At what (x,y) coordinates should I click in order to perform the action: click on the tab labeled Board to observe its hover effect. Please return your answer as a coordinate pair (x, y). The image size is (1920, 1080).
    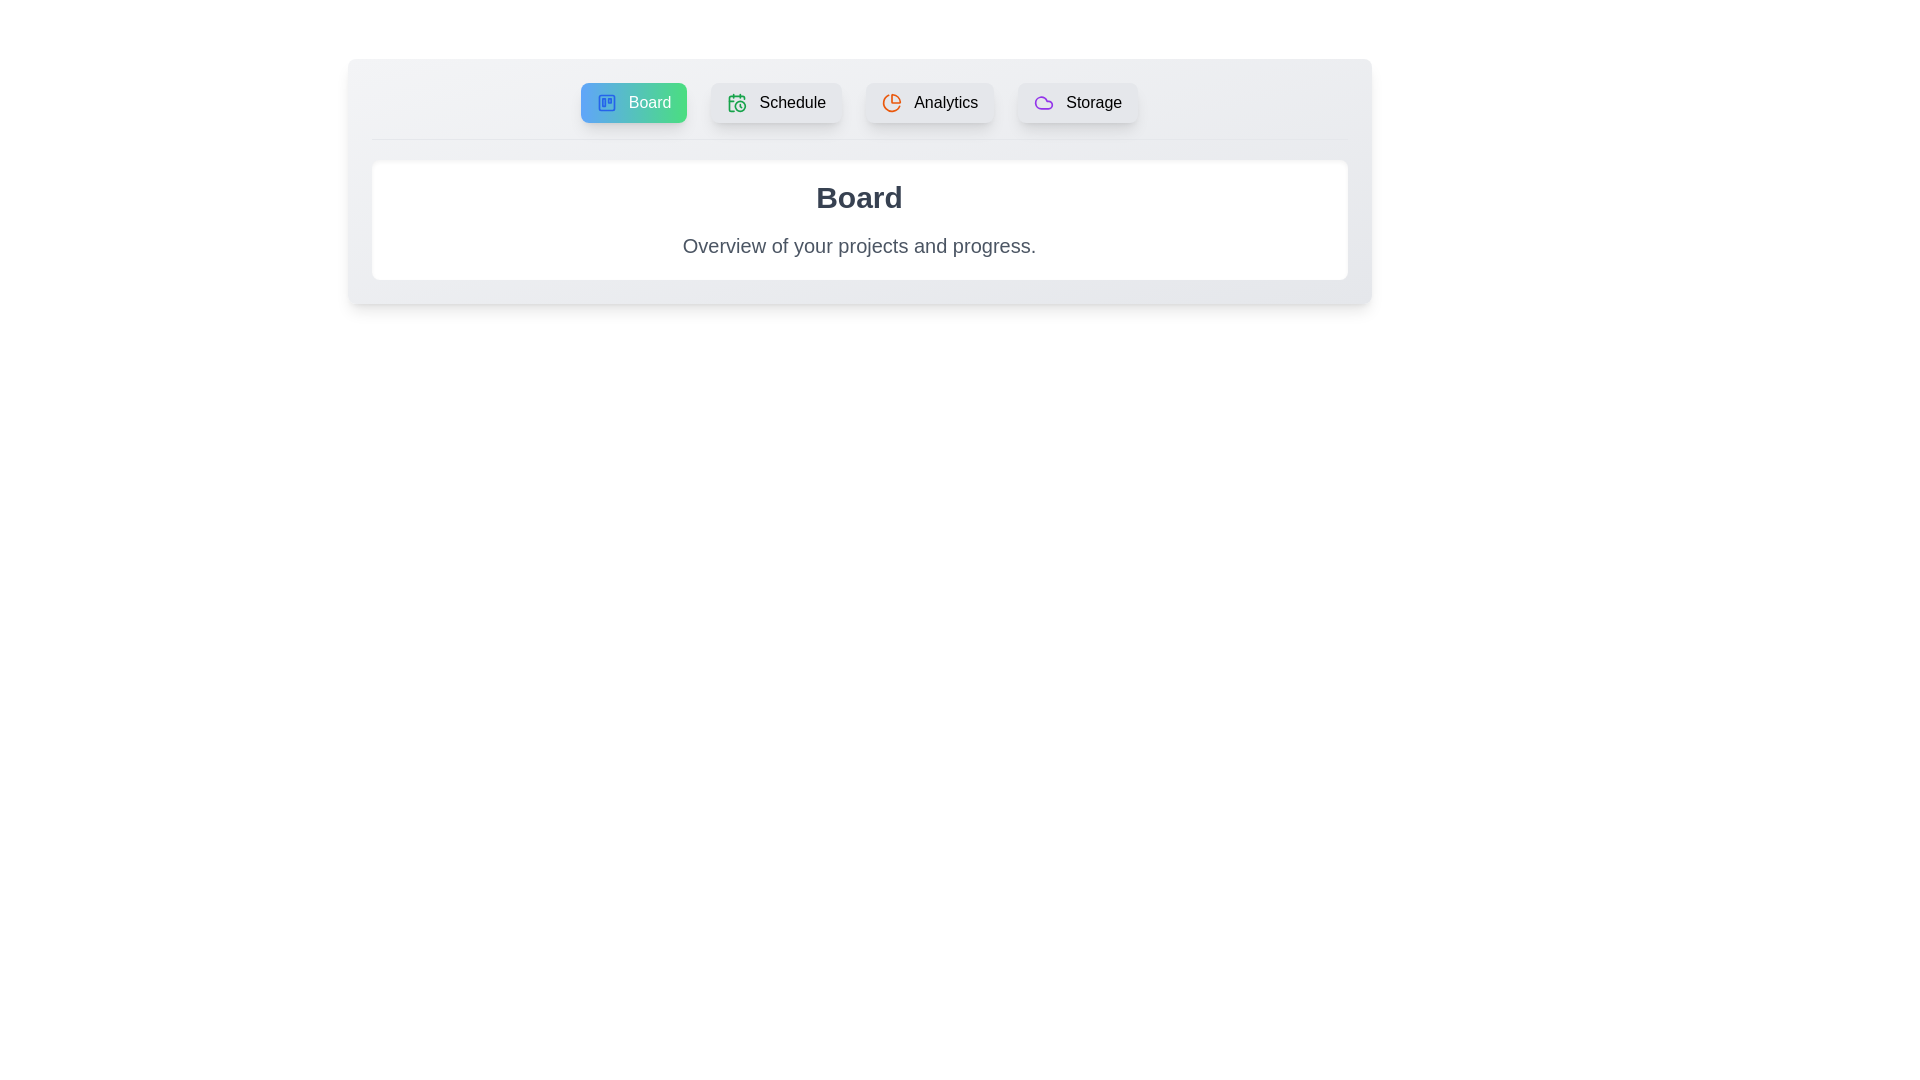
    Looking at the image, I should click on (632, 103).